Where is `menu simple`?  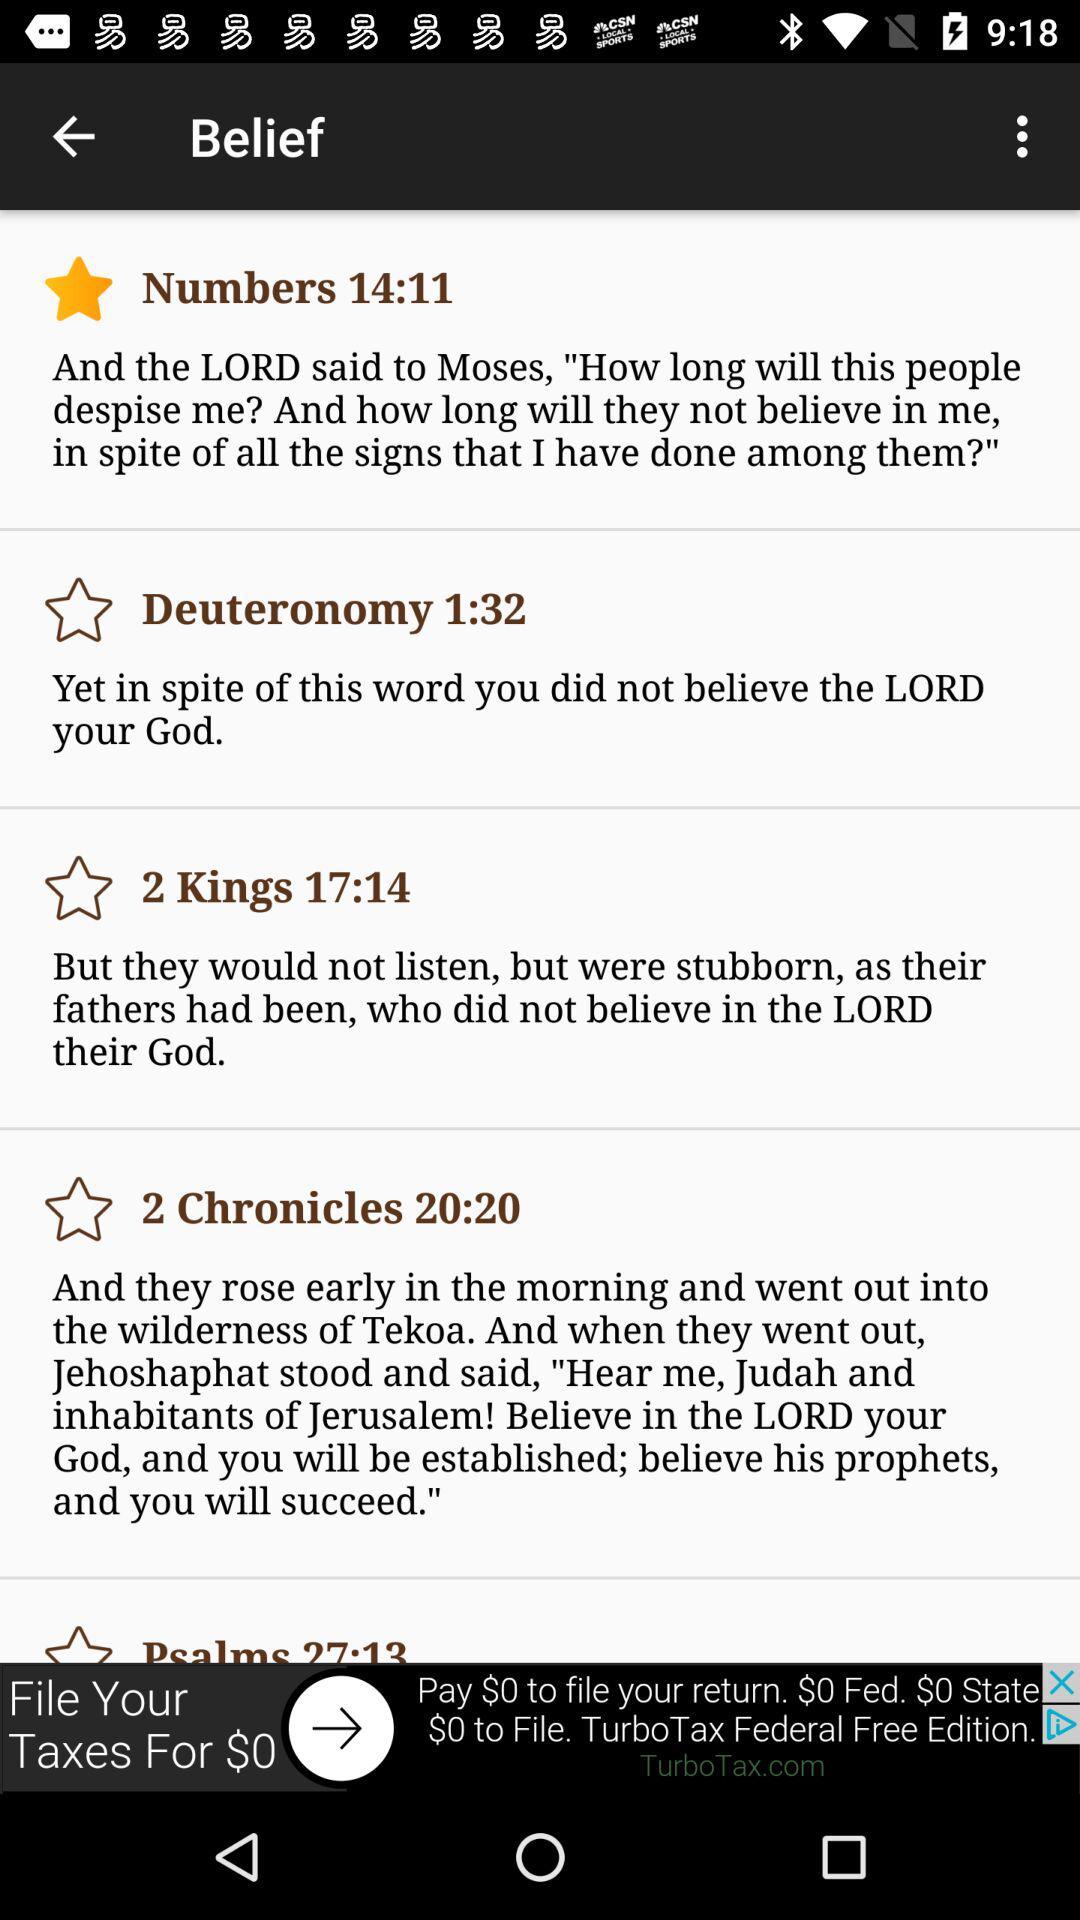
menu simple is located at coordinates (77, 1208).